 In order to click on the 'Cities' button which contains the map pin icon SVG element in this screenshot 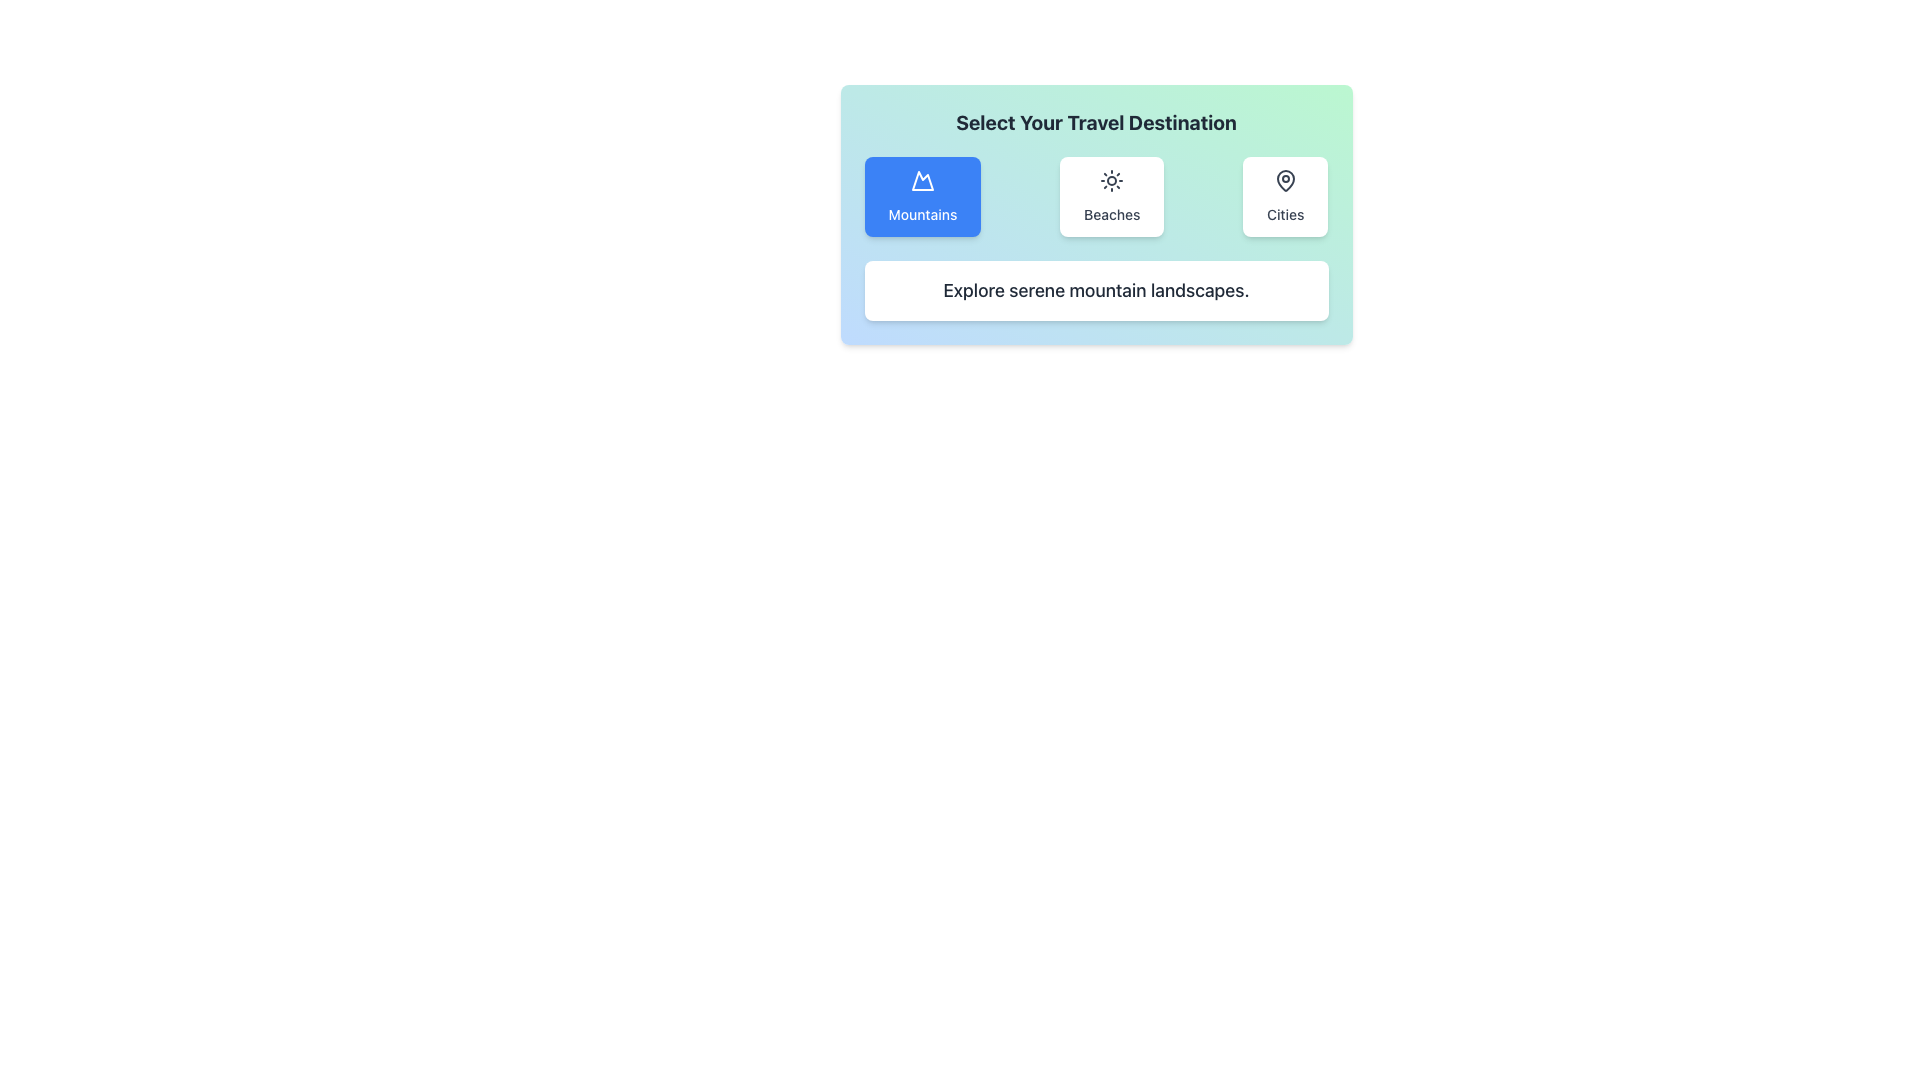, I will do `click(1285, 181)`.